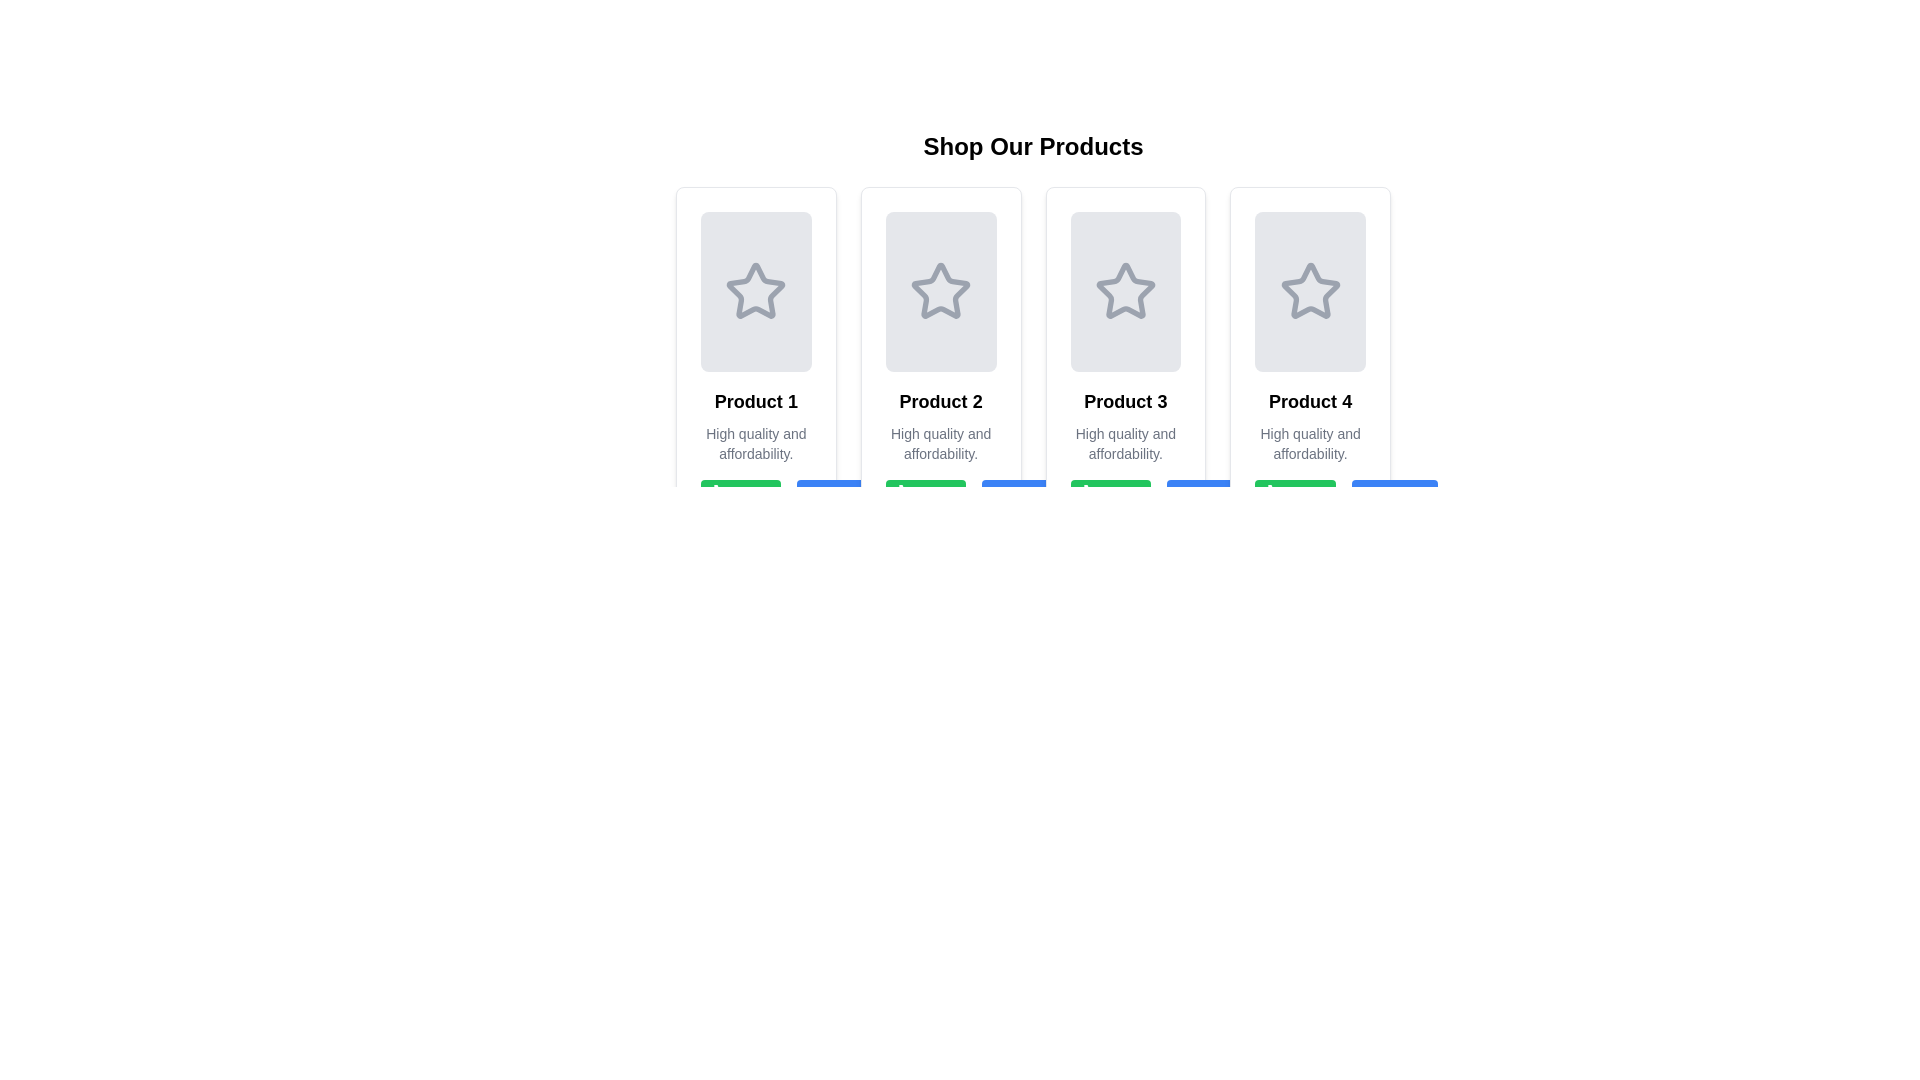  I want to click on the star-shaped icon used as a rating indicator located at the top center of the first product card in a horizontal list of four cards, so click(755, 290).